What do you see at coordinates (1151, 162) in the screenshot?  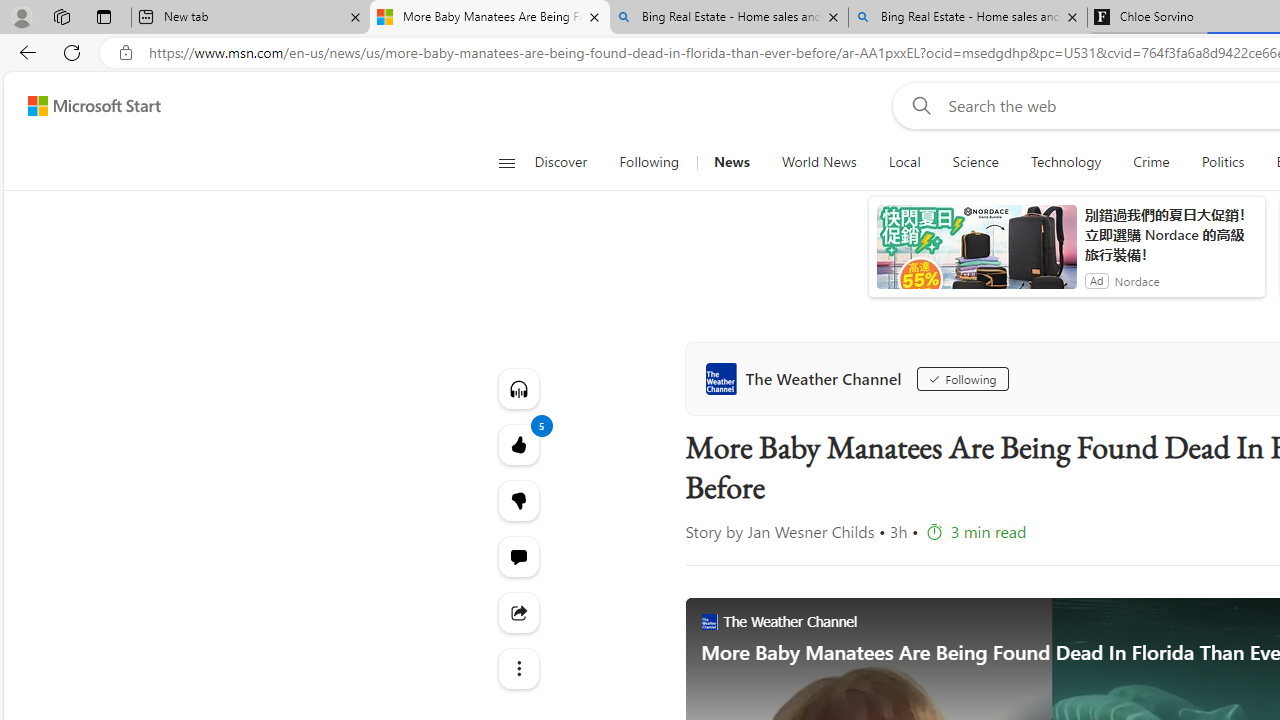 I see `'Crime'` at bounding box center [1151, 162].